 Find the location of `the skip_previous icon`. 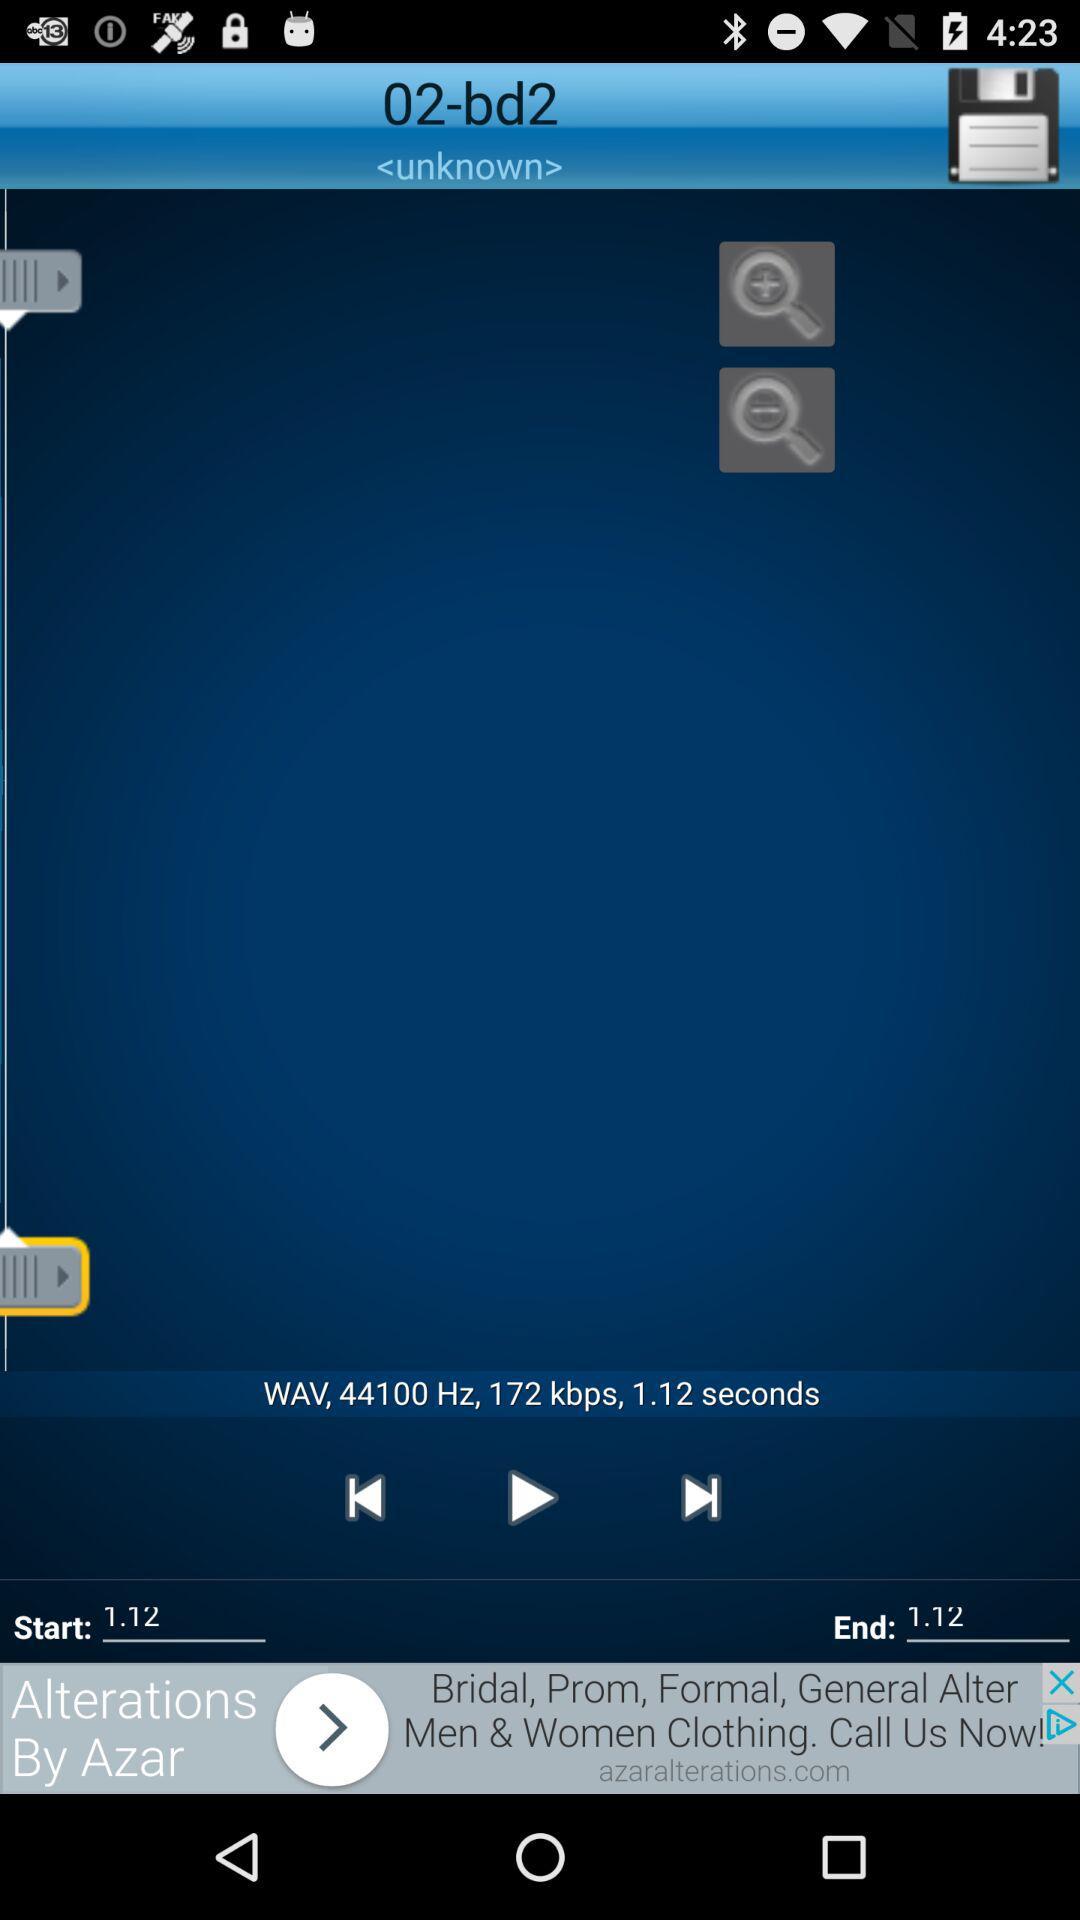

the skip_previous icon is located at coordinates (365, 1603).